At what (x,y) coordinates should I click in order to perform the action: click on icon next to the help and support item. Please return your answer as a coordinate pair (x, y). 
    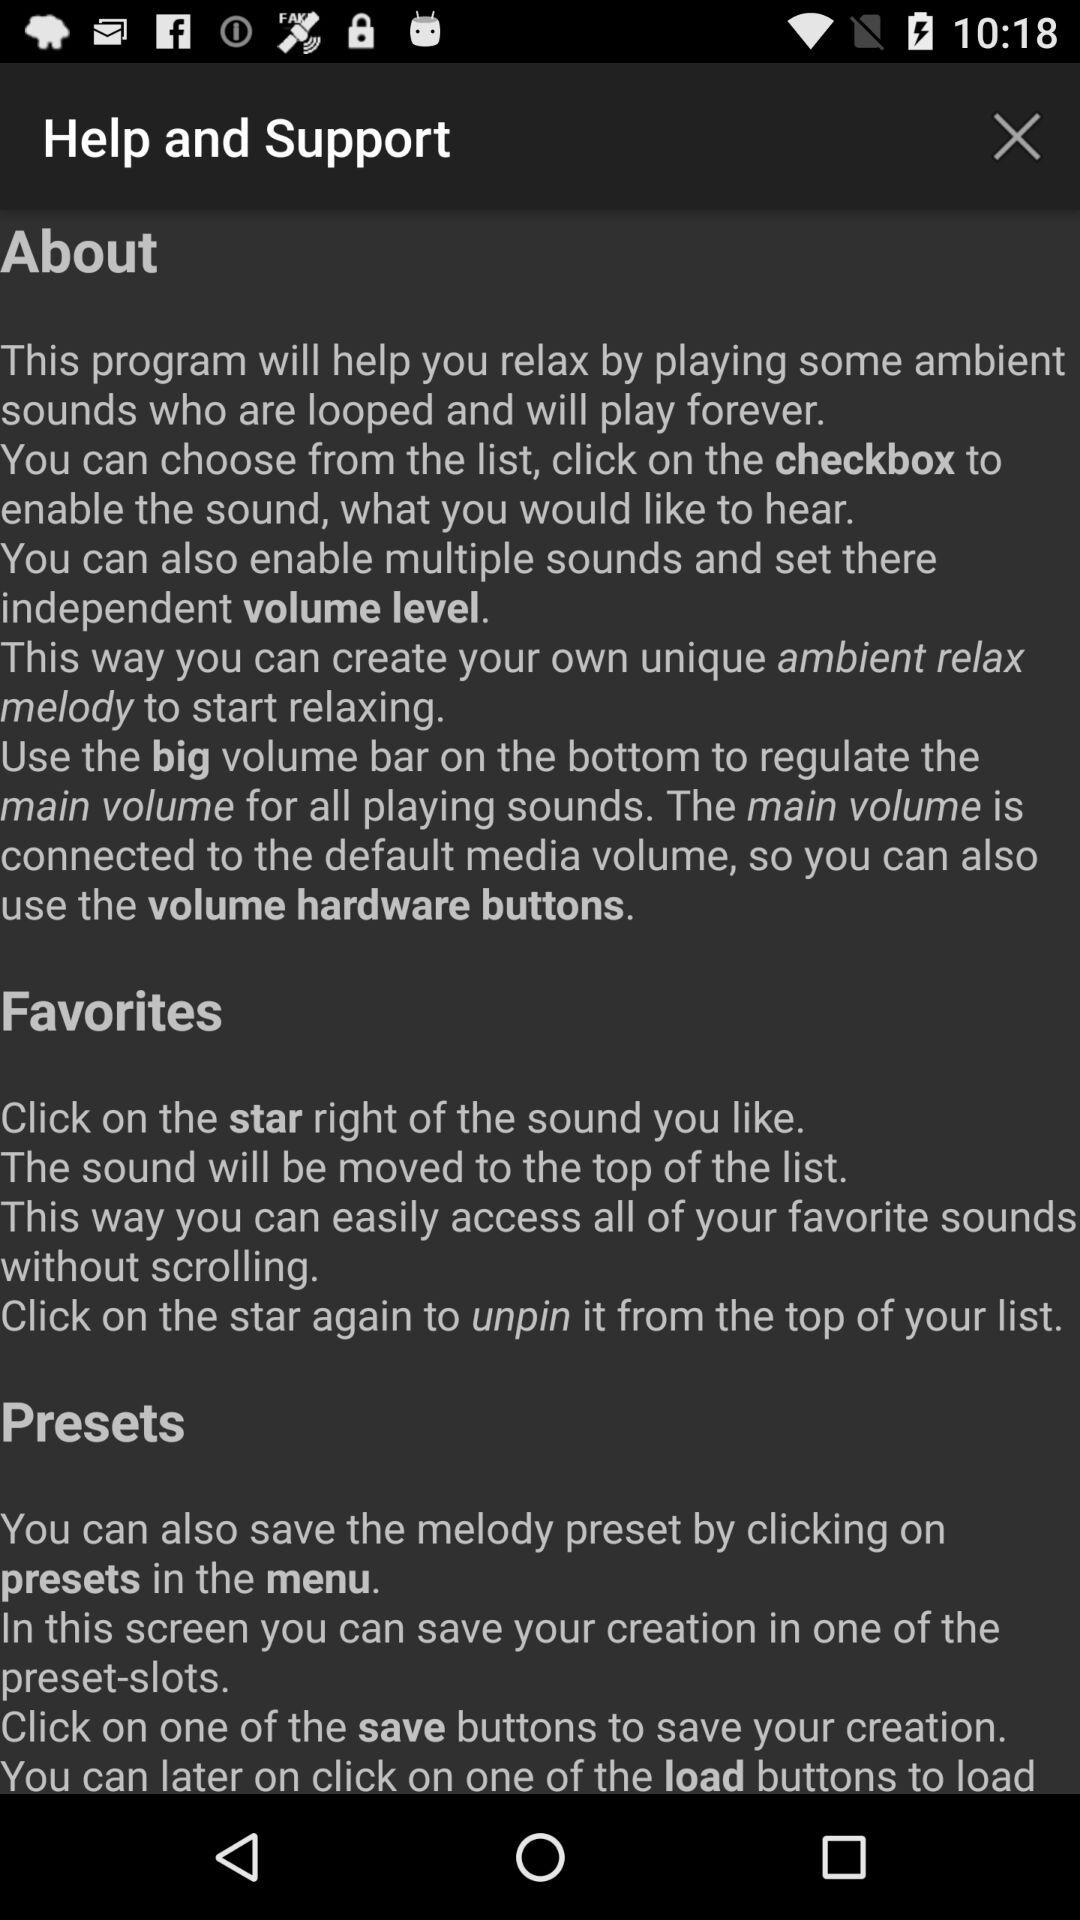
    Looking at the image, I should click on (1017, 135).